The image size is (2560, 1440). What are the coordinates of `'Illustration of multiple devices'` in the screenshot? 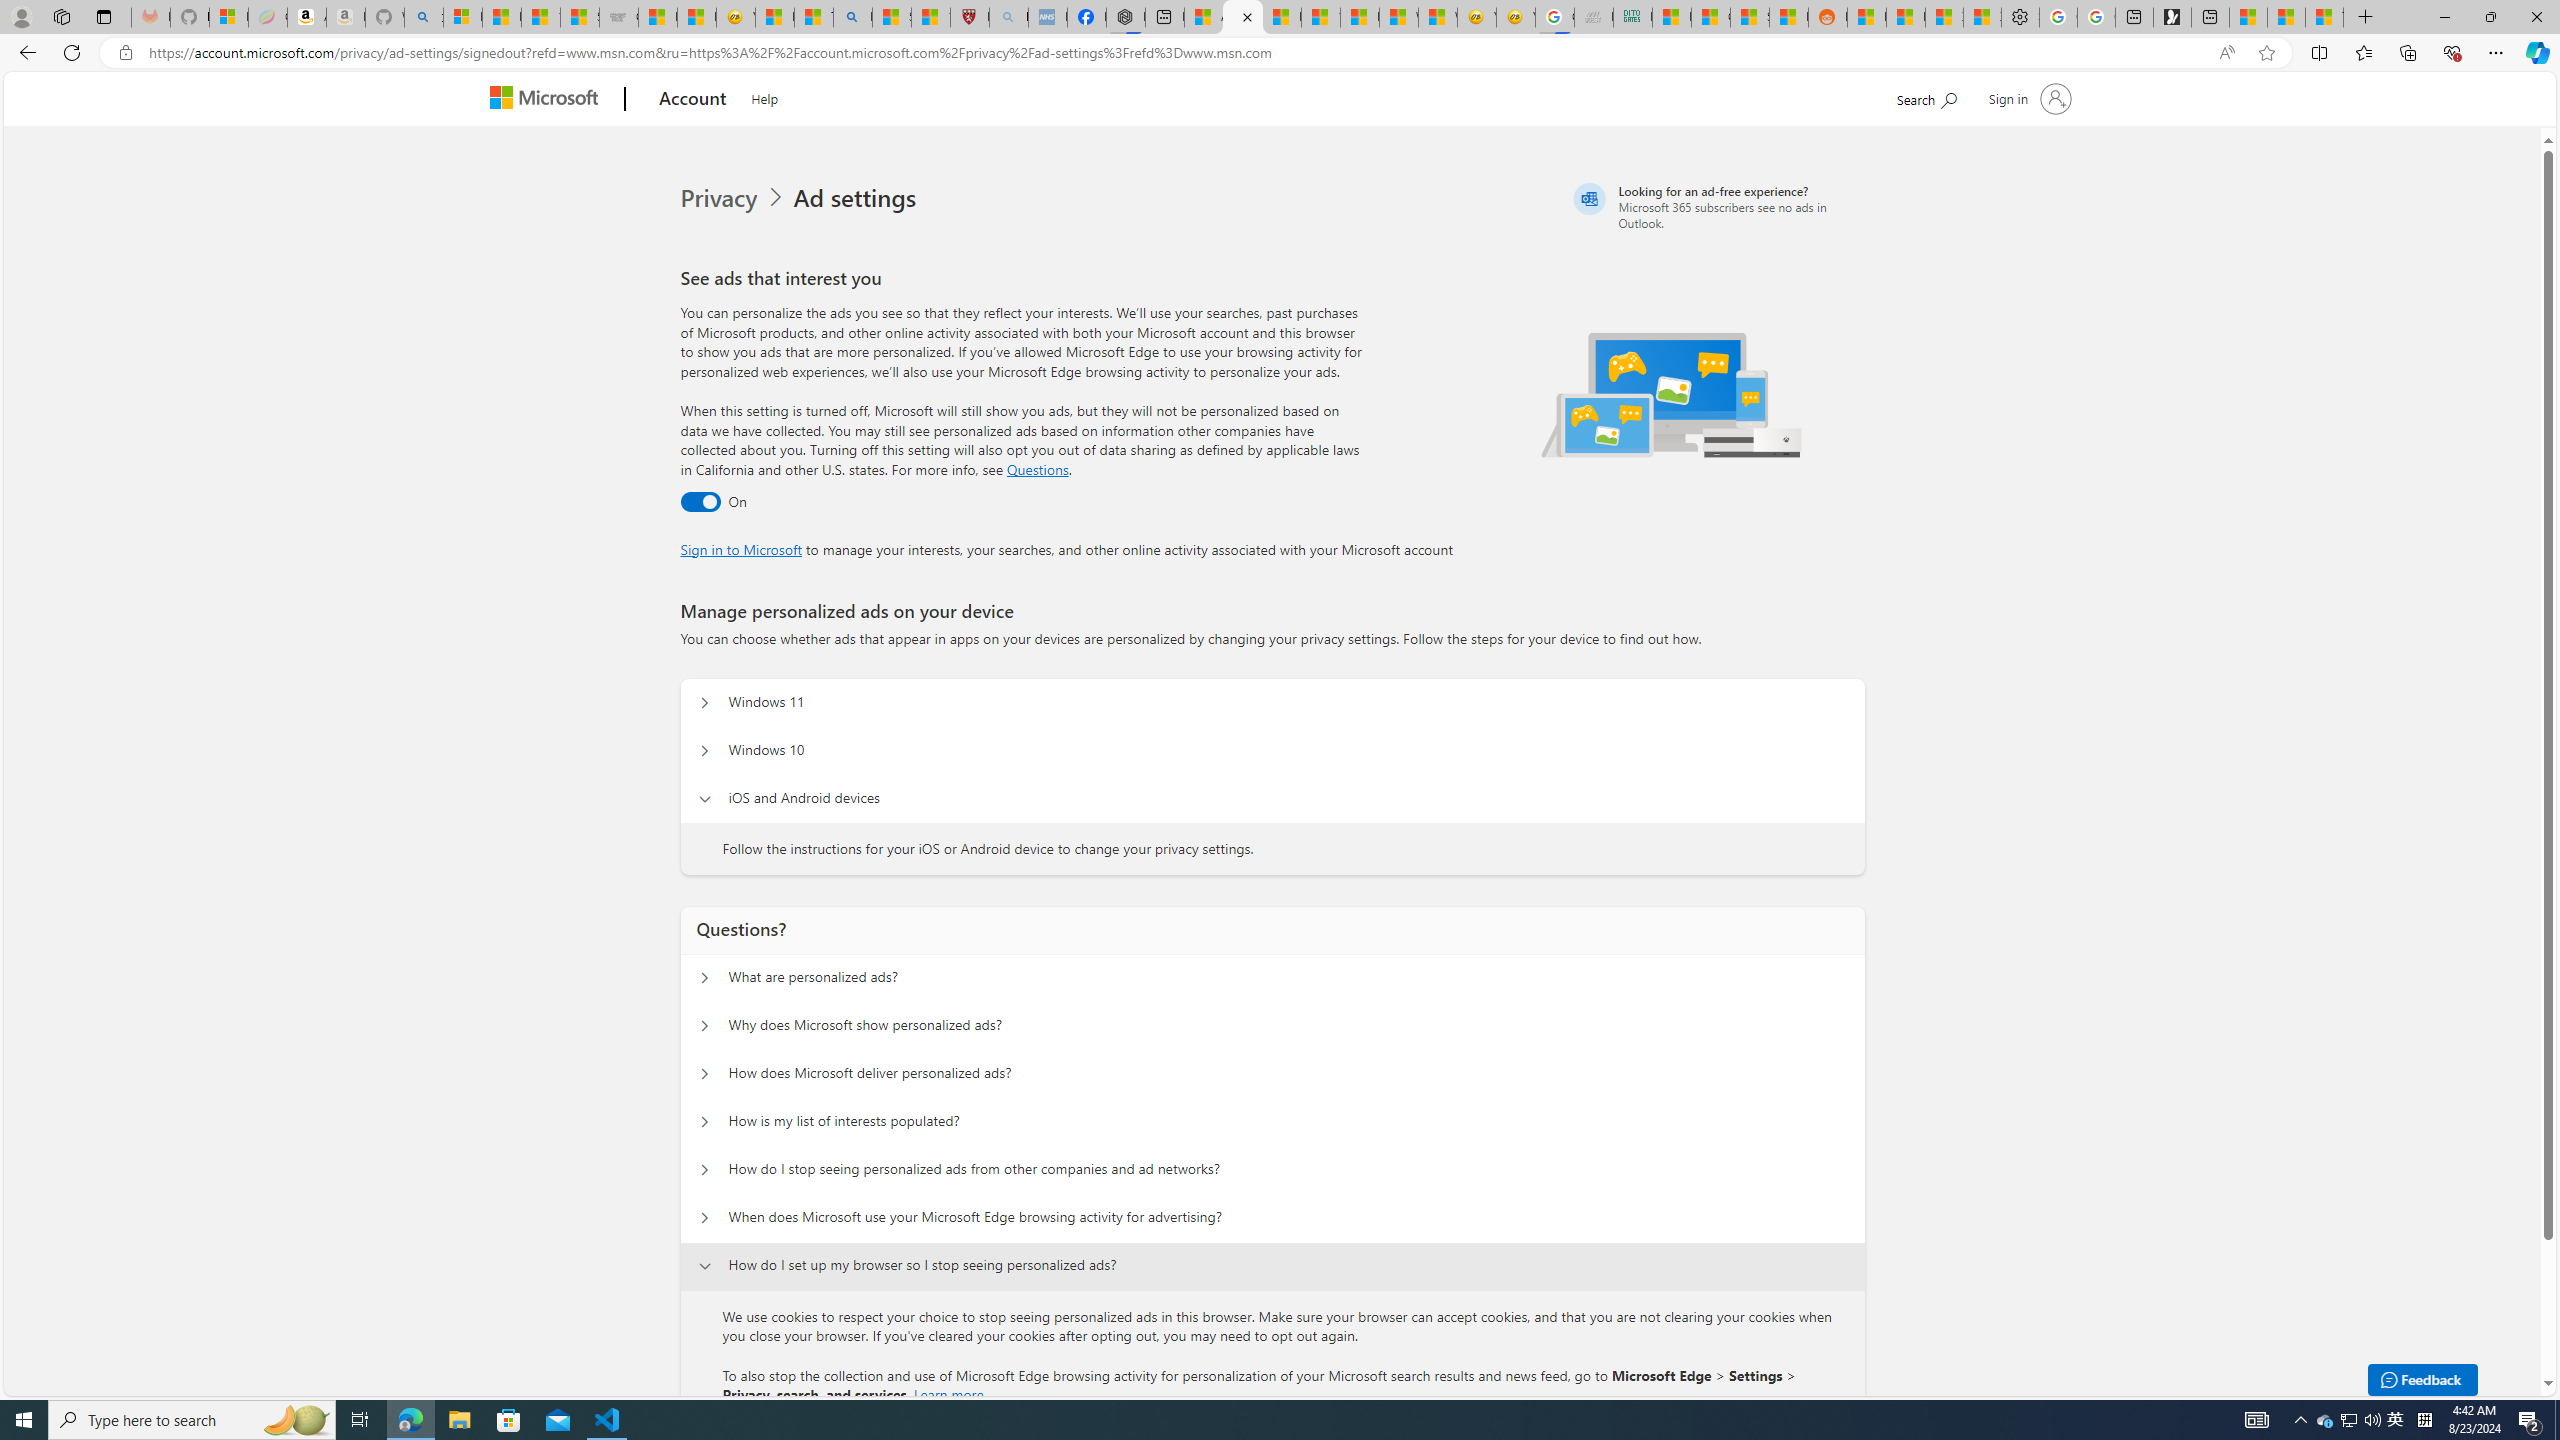 It's located at (1671, 394).